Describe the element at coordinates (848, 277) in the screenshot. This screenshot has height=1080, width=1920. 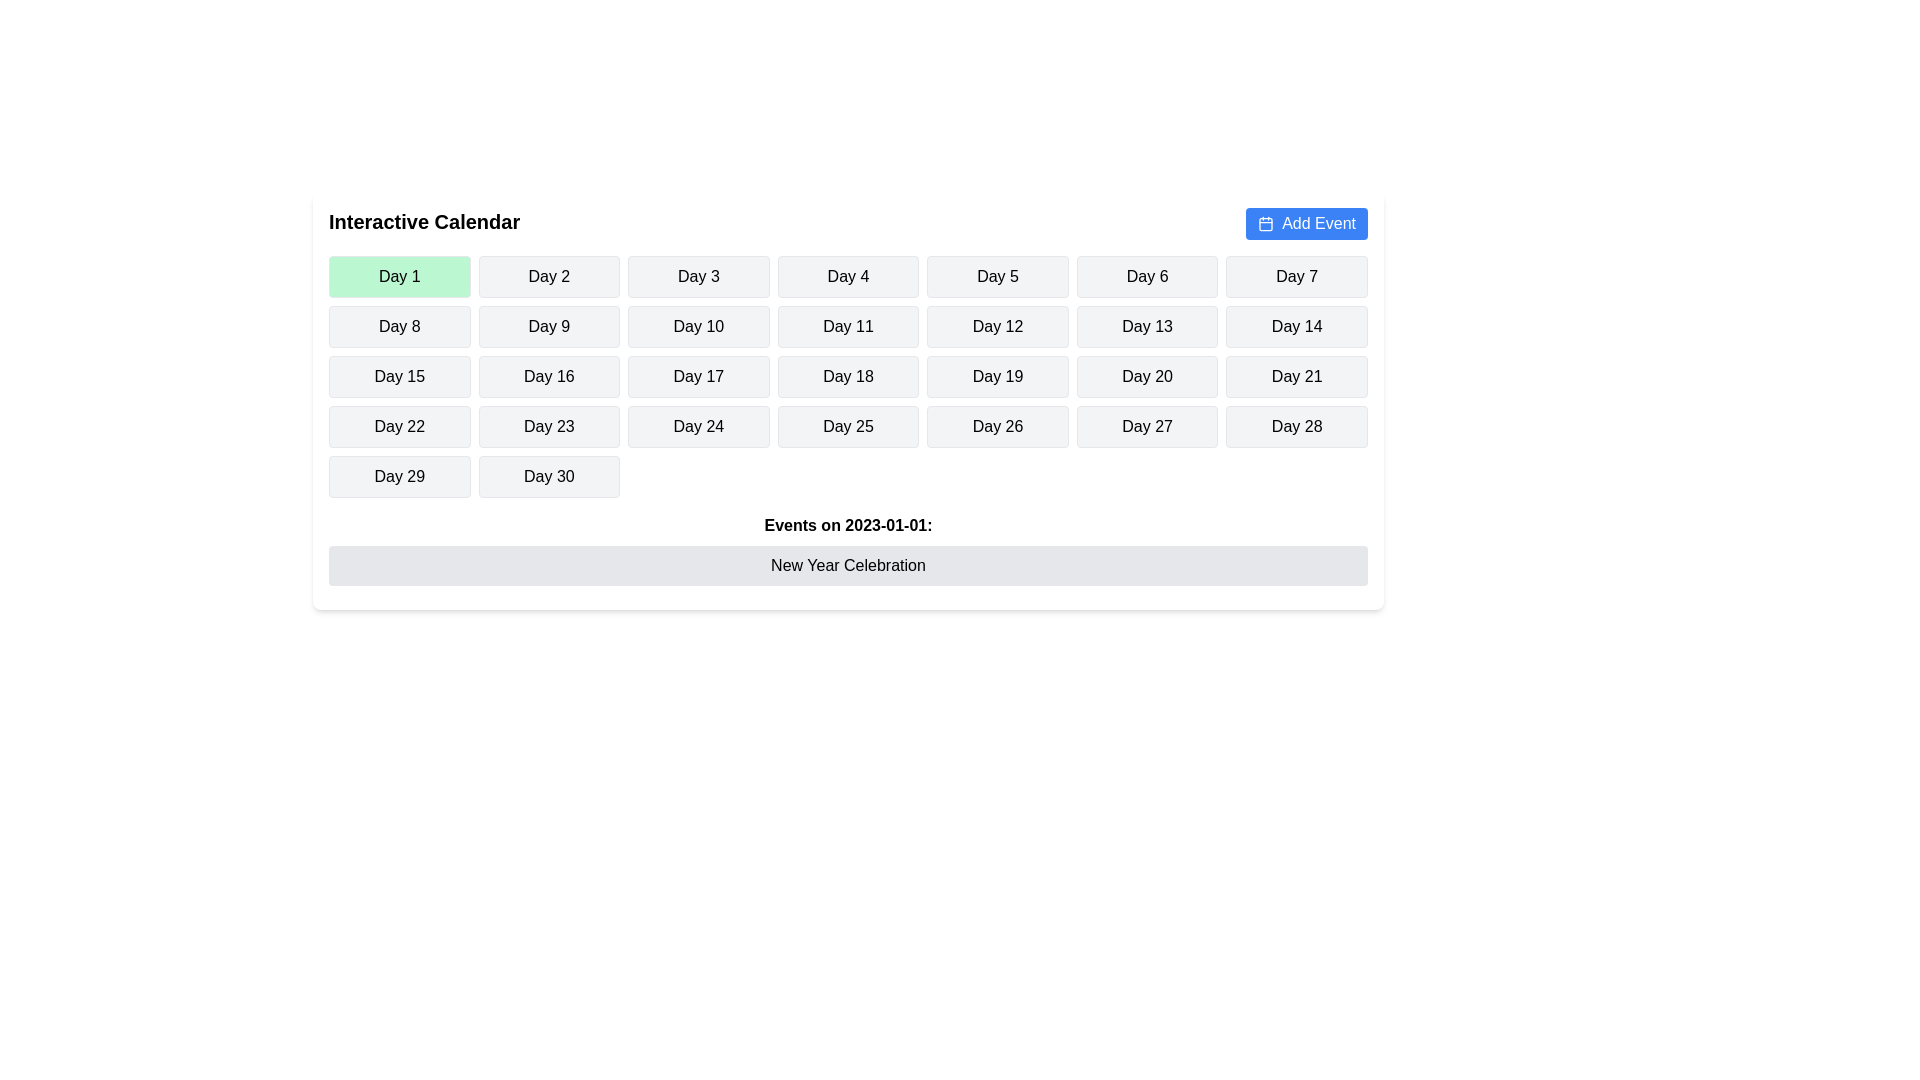
I see `the 'Day 4' button, which is a rectangular button with a gray background and bold text, located in the first row and fourth column of the grid layout` at that location.